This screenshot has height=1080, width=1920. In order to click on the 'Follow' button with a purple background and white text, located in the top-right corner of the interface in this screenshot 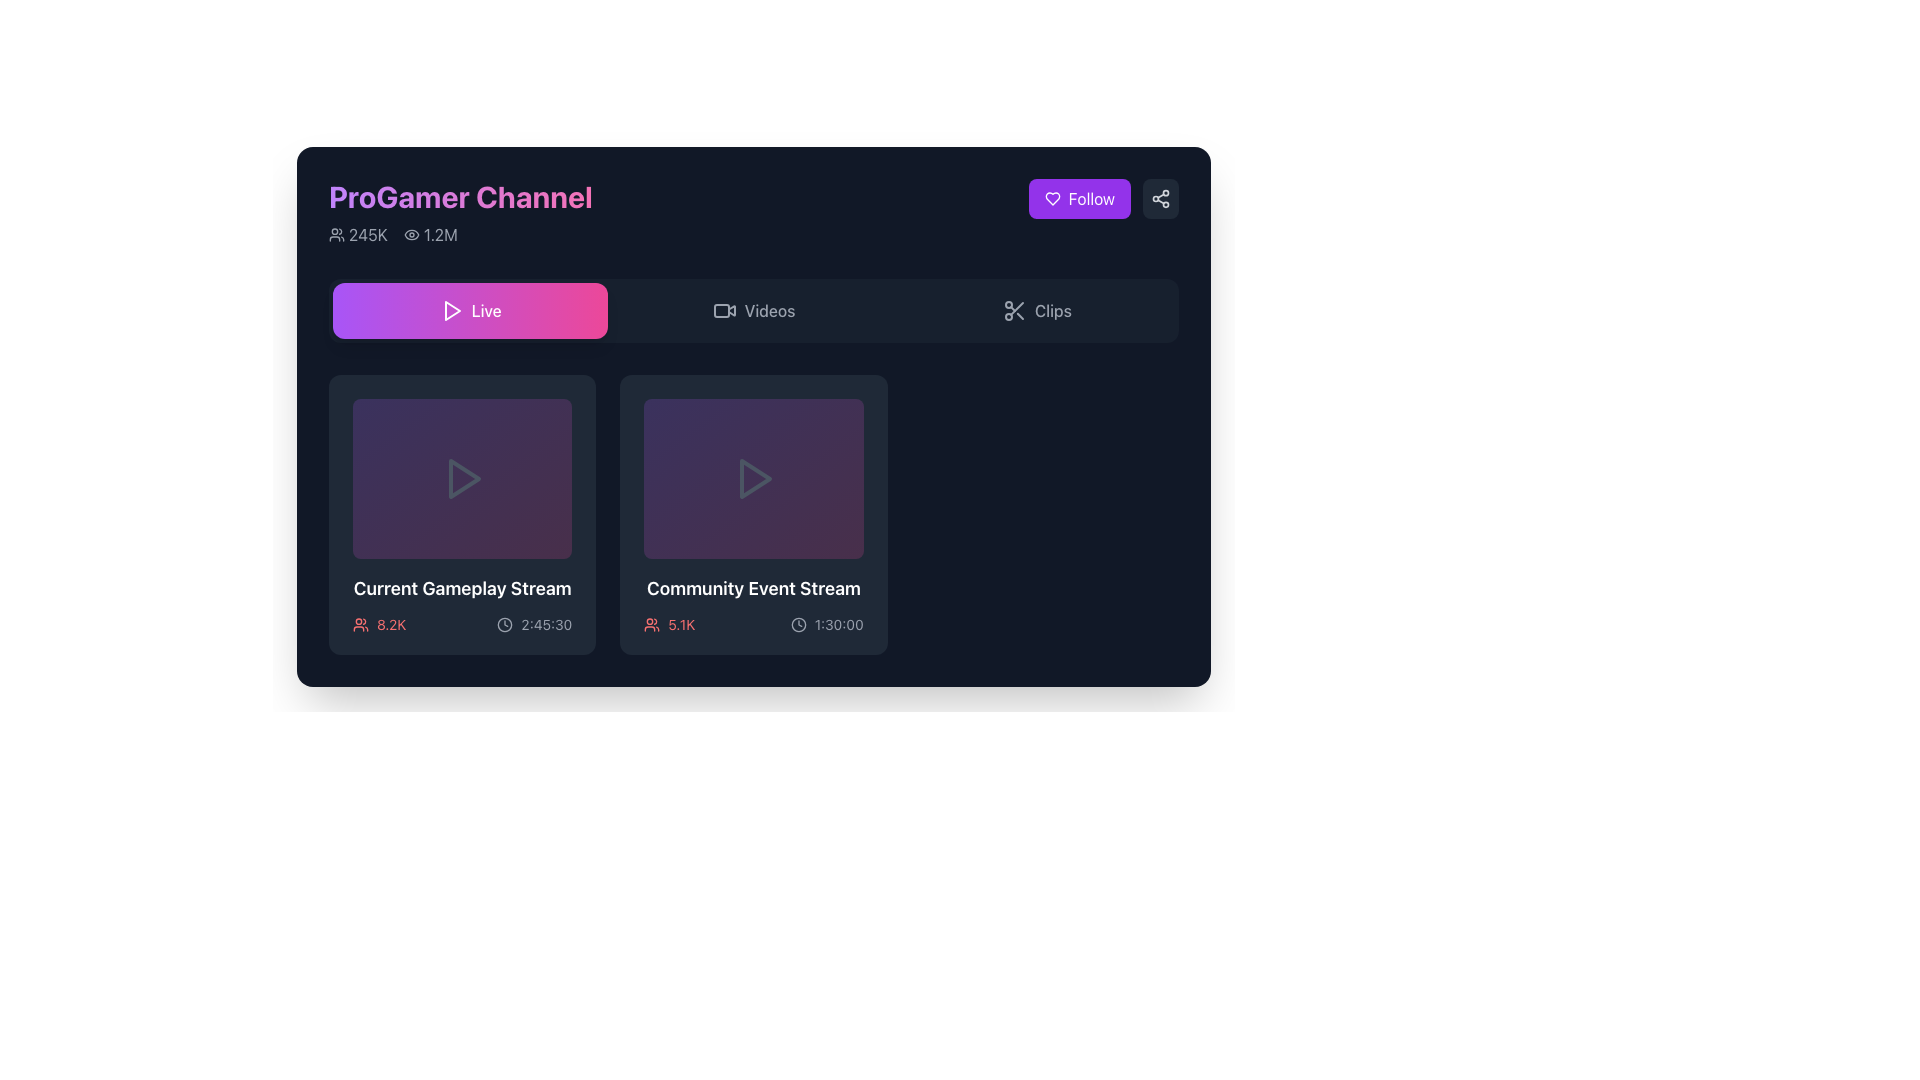, I will do `click(1078, 199)`.